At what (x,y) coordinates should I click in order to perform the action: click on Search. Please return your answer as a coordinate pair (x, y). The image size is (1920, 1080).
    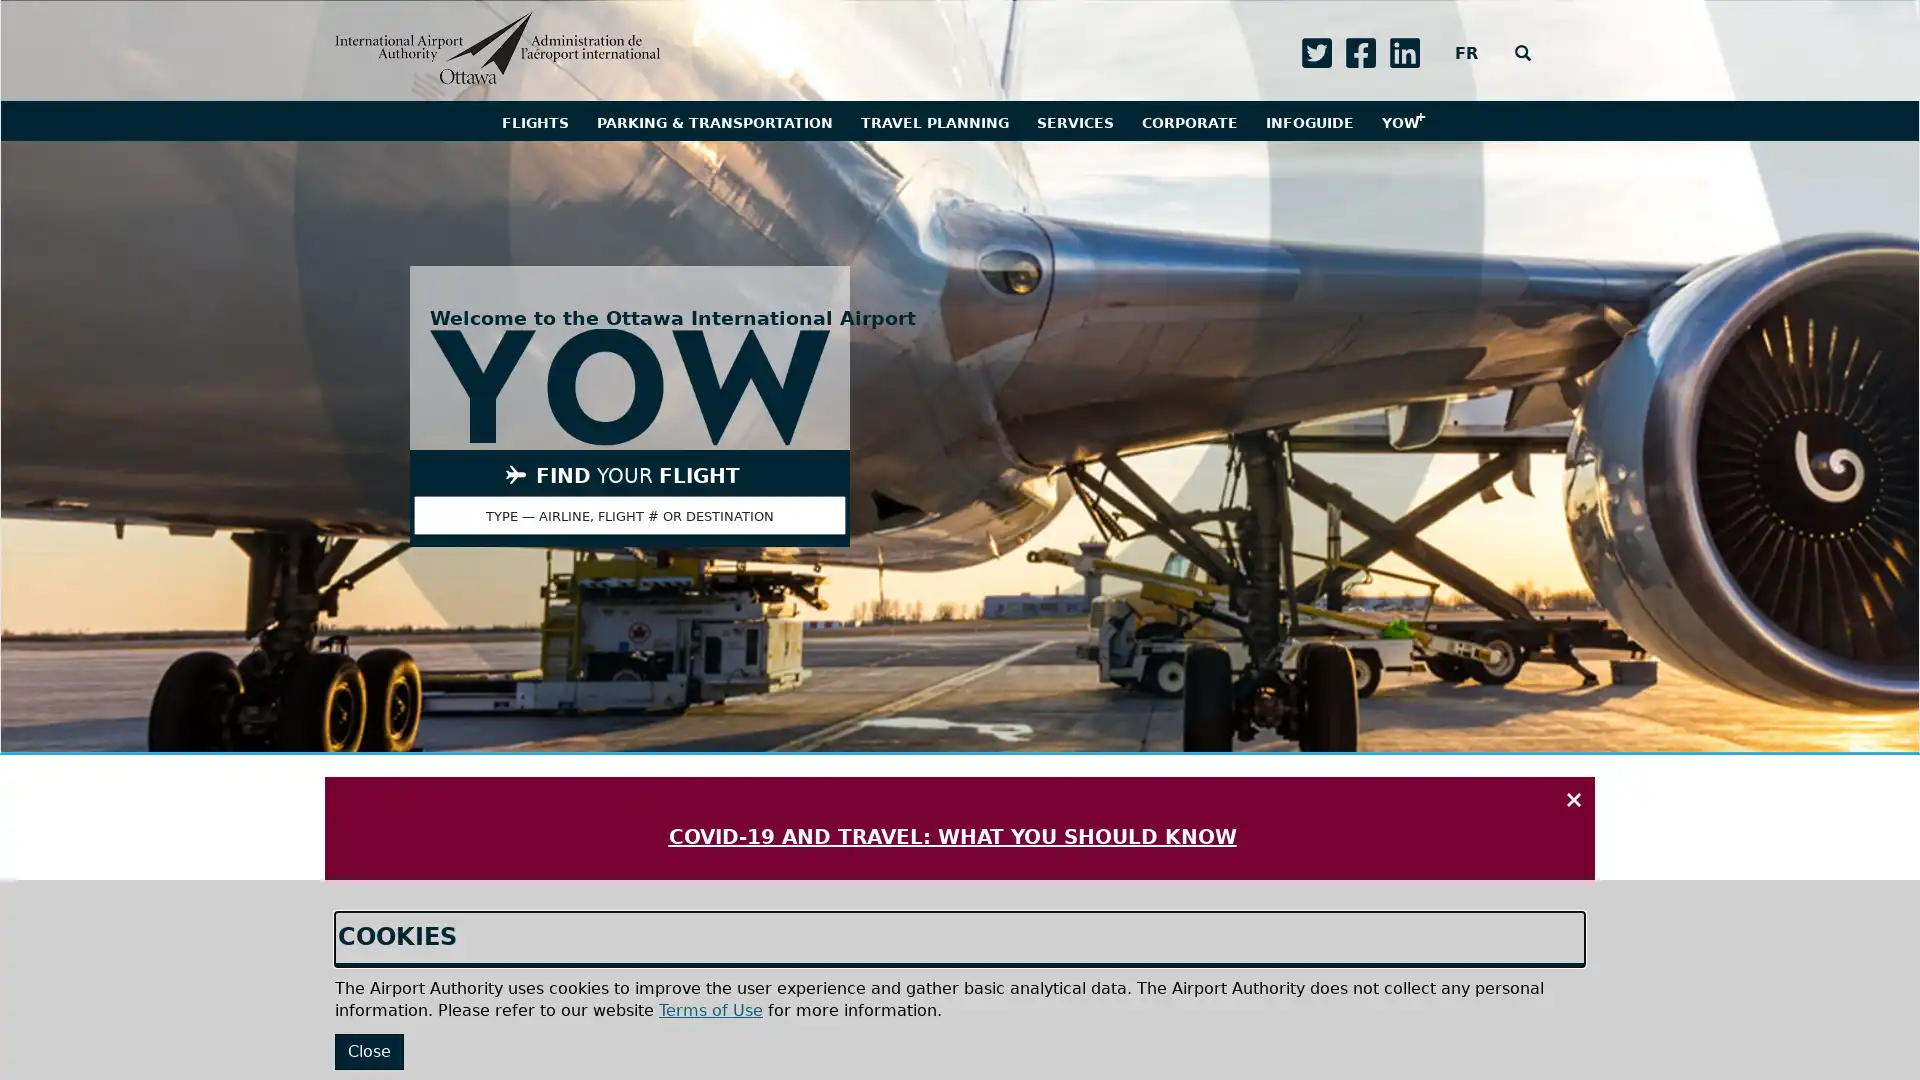
    Looking at the image, I should click on (1521, 53).